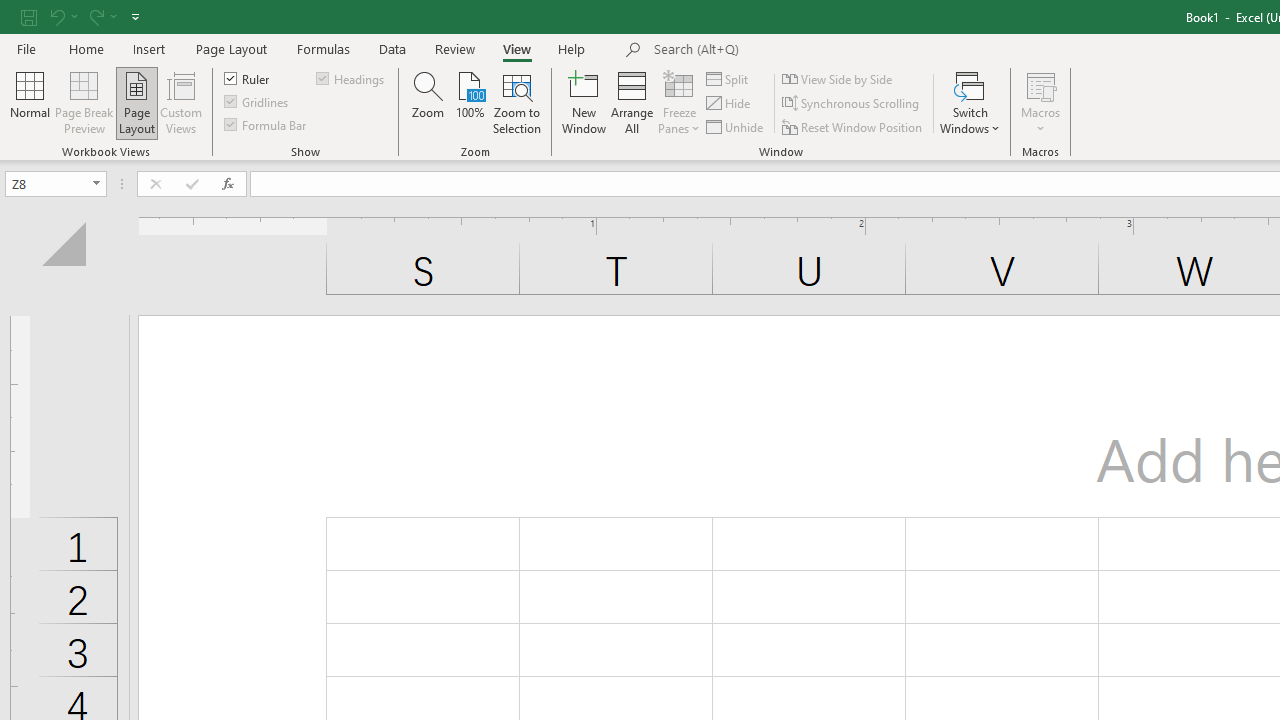 This screenshot has width=1280, height=720. What do you see at coordinates (469, 103) in the screenshot?
I see `'100%'` at bounding box center [469, 103].